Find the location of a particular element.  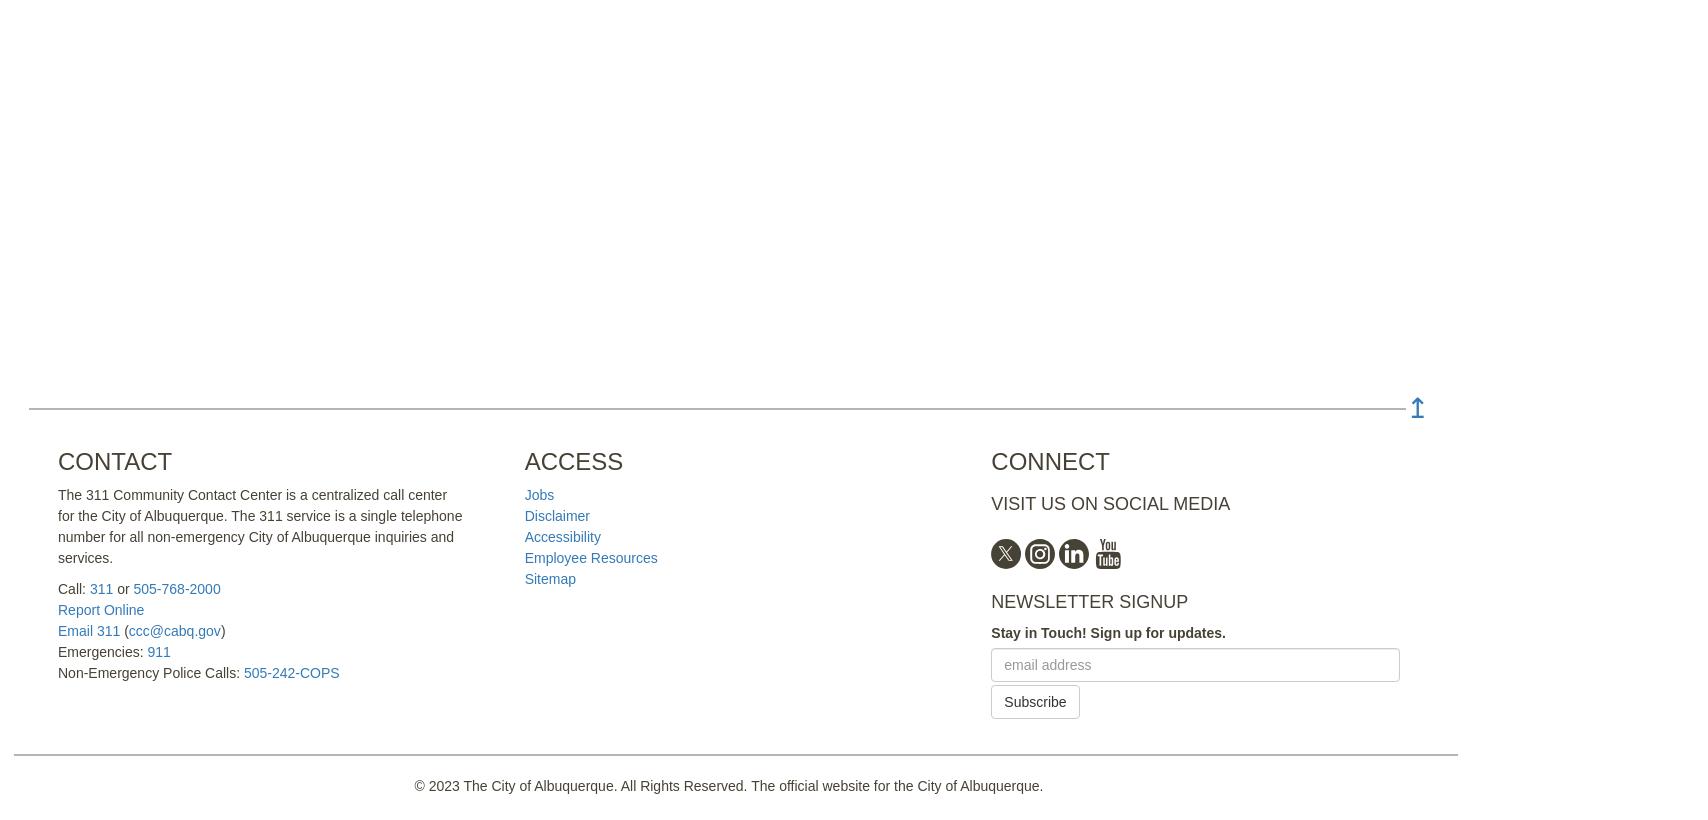

'Accessibility' is located at coordinates (561, 536).